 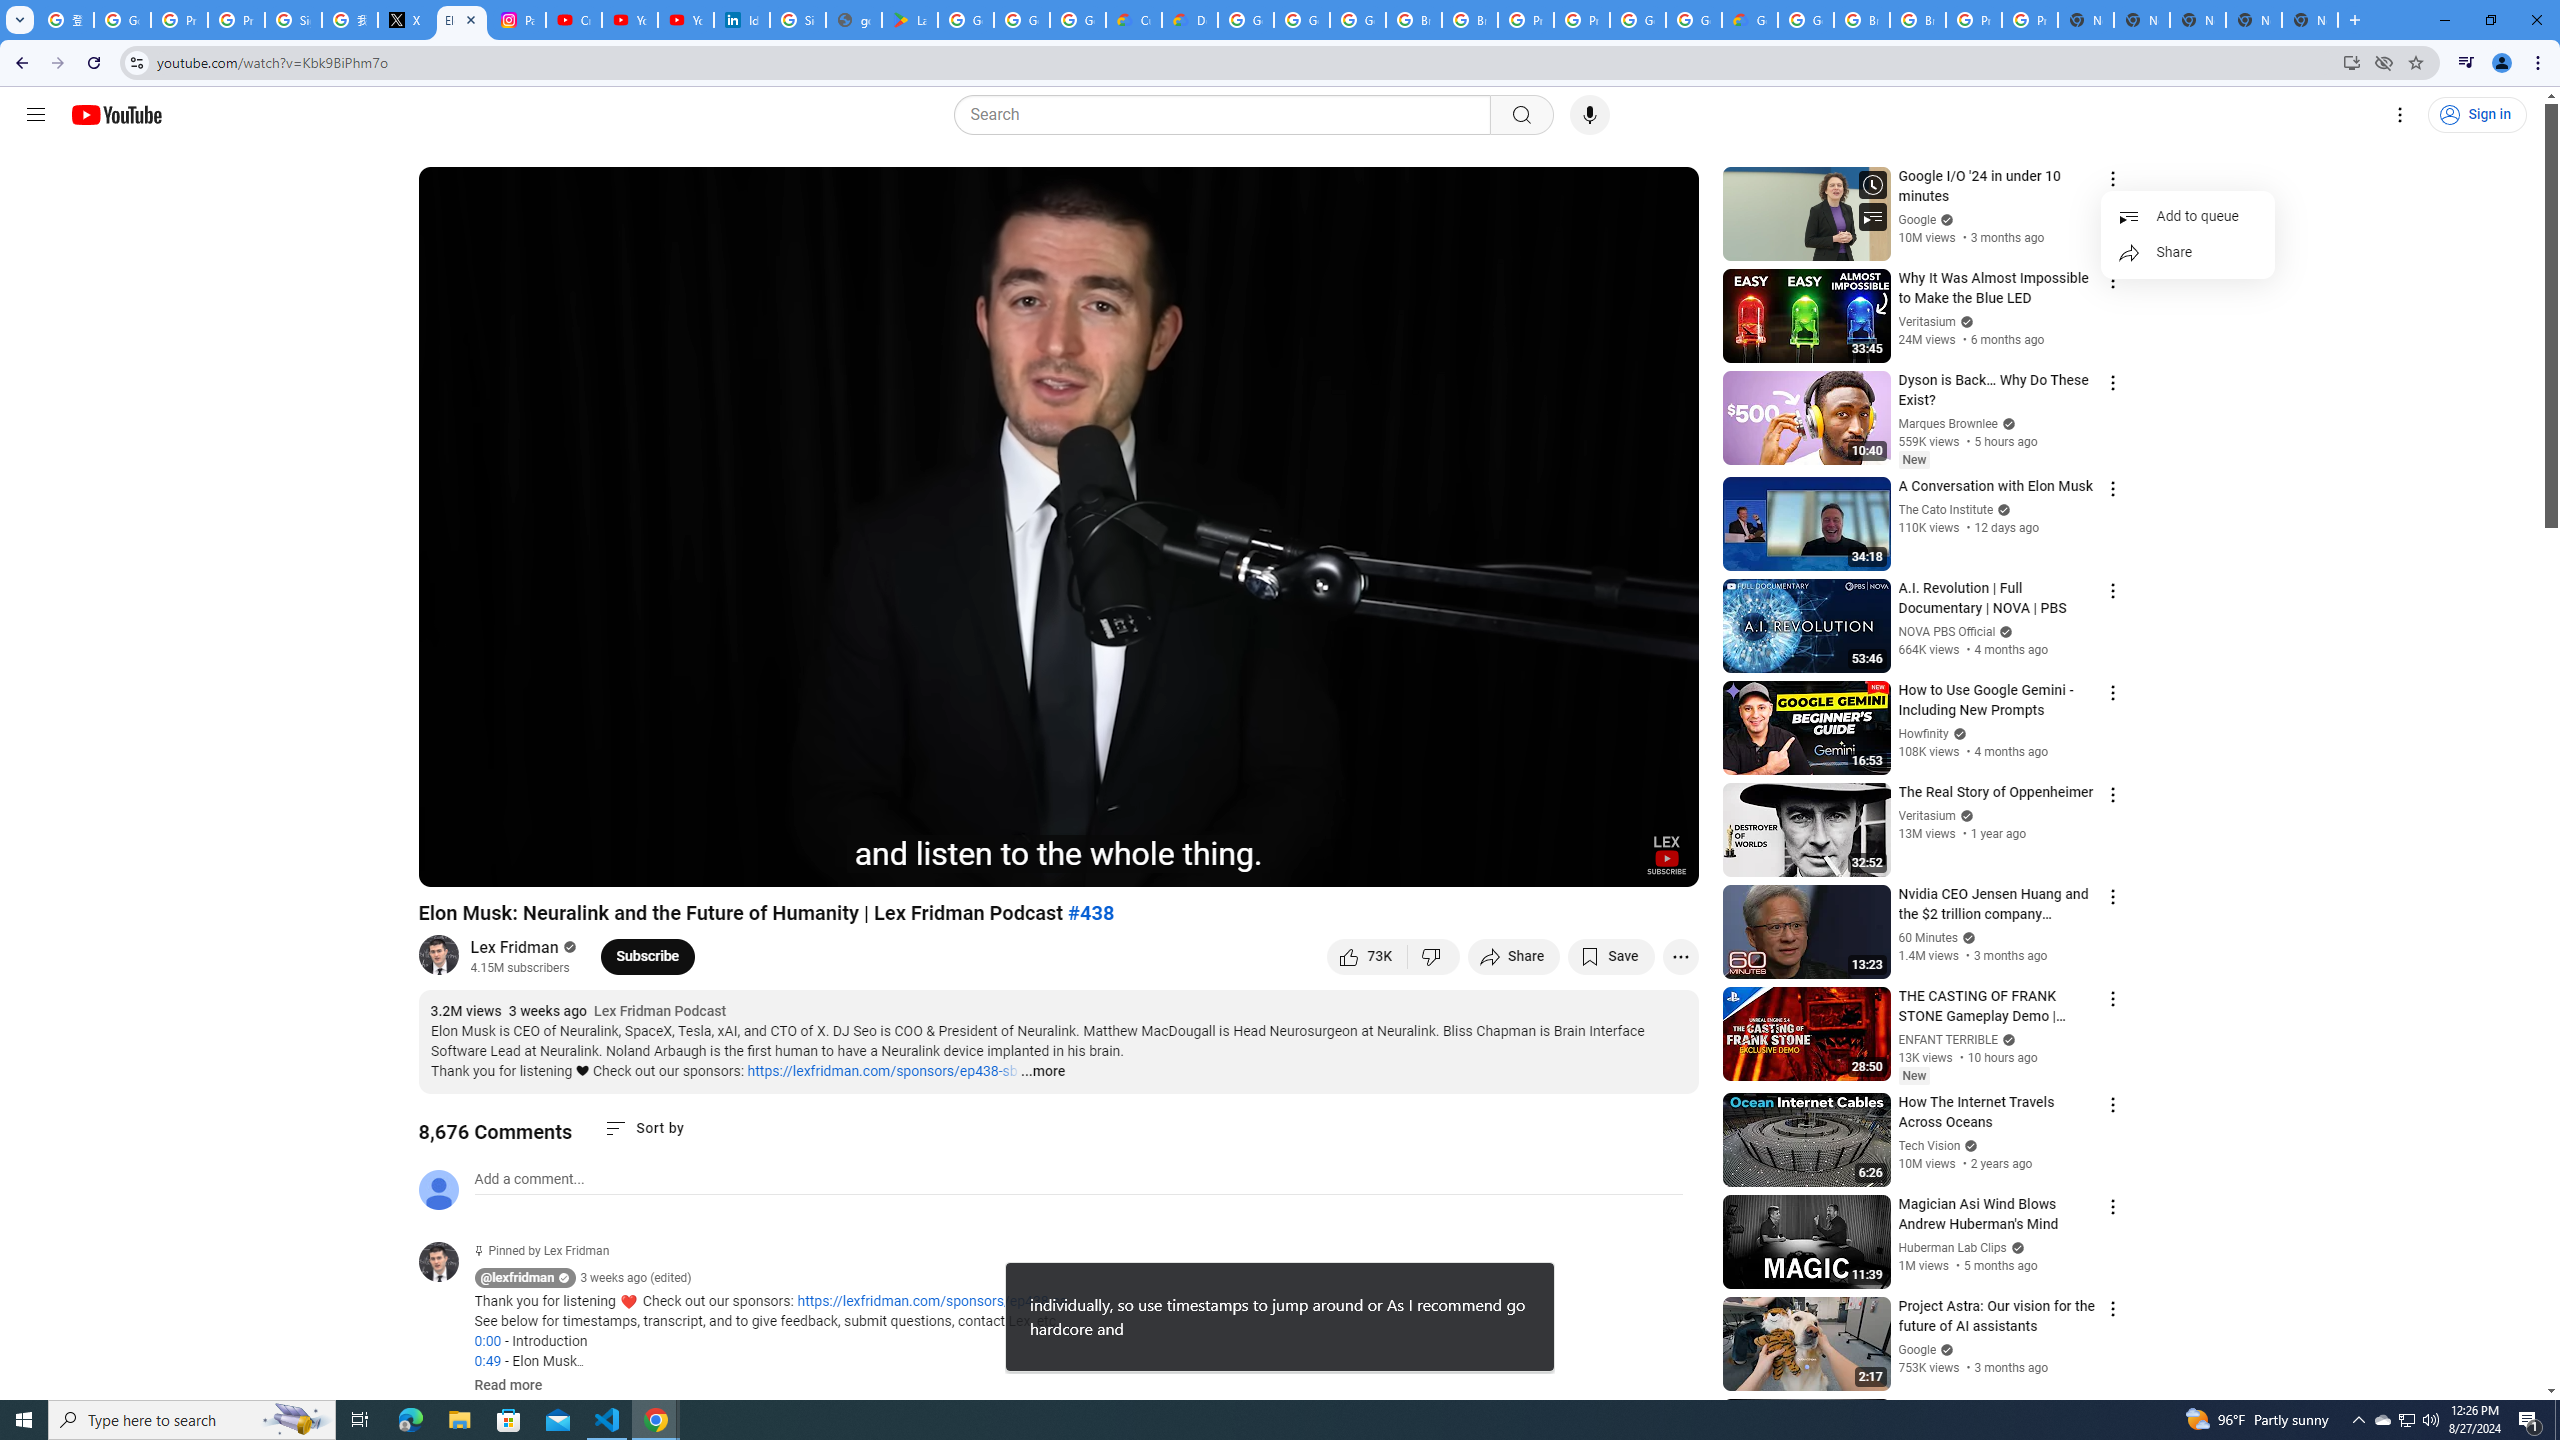 I want to click on 'Share', so click(x=2186, y=252).